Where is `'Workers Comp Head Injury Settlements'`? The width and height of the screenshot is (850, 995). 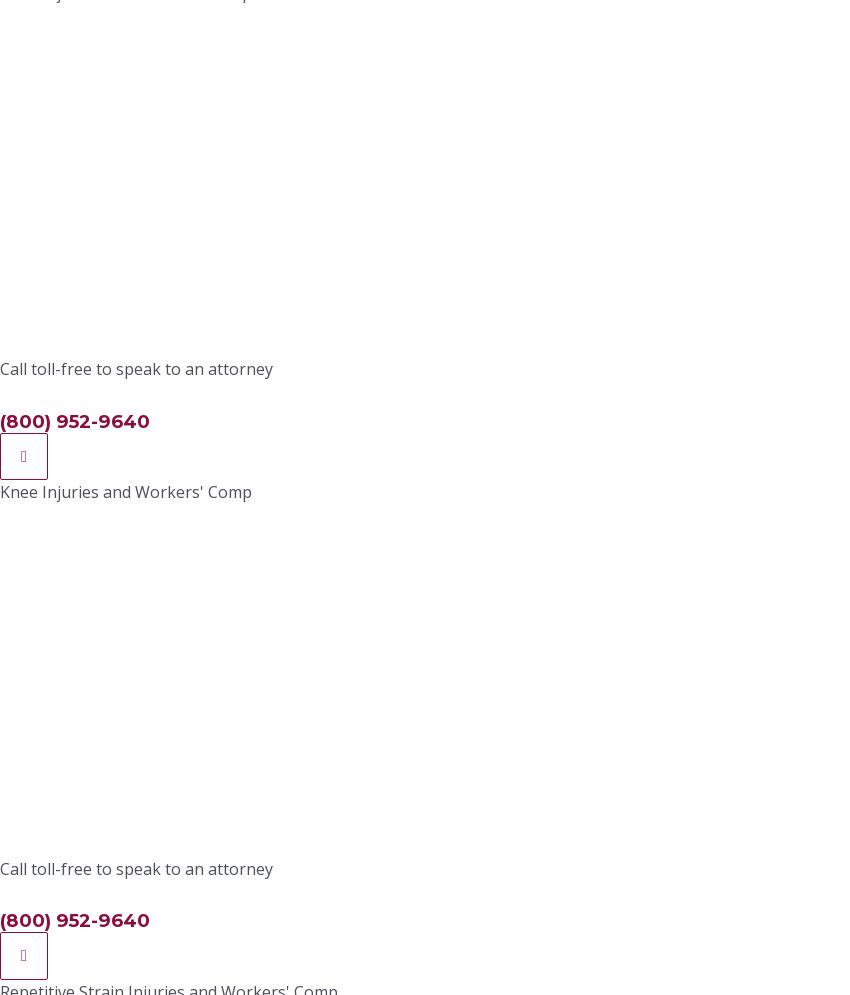
'Workers Comp Head Injury Settlements' is located at coordinates (236, 208).